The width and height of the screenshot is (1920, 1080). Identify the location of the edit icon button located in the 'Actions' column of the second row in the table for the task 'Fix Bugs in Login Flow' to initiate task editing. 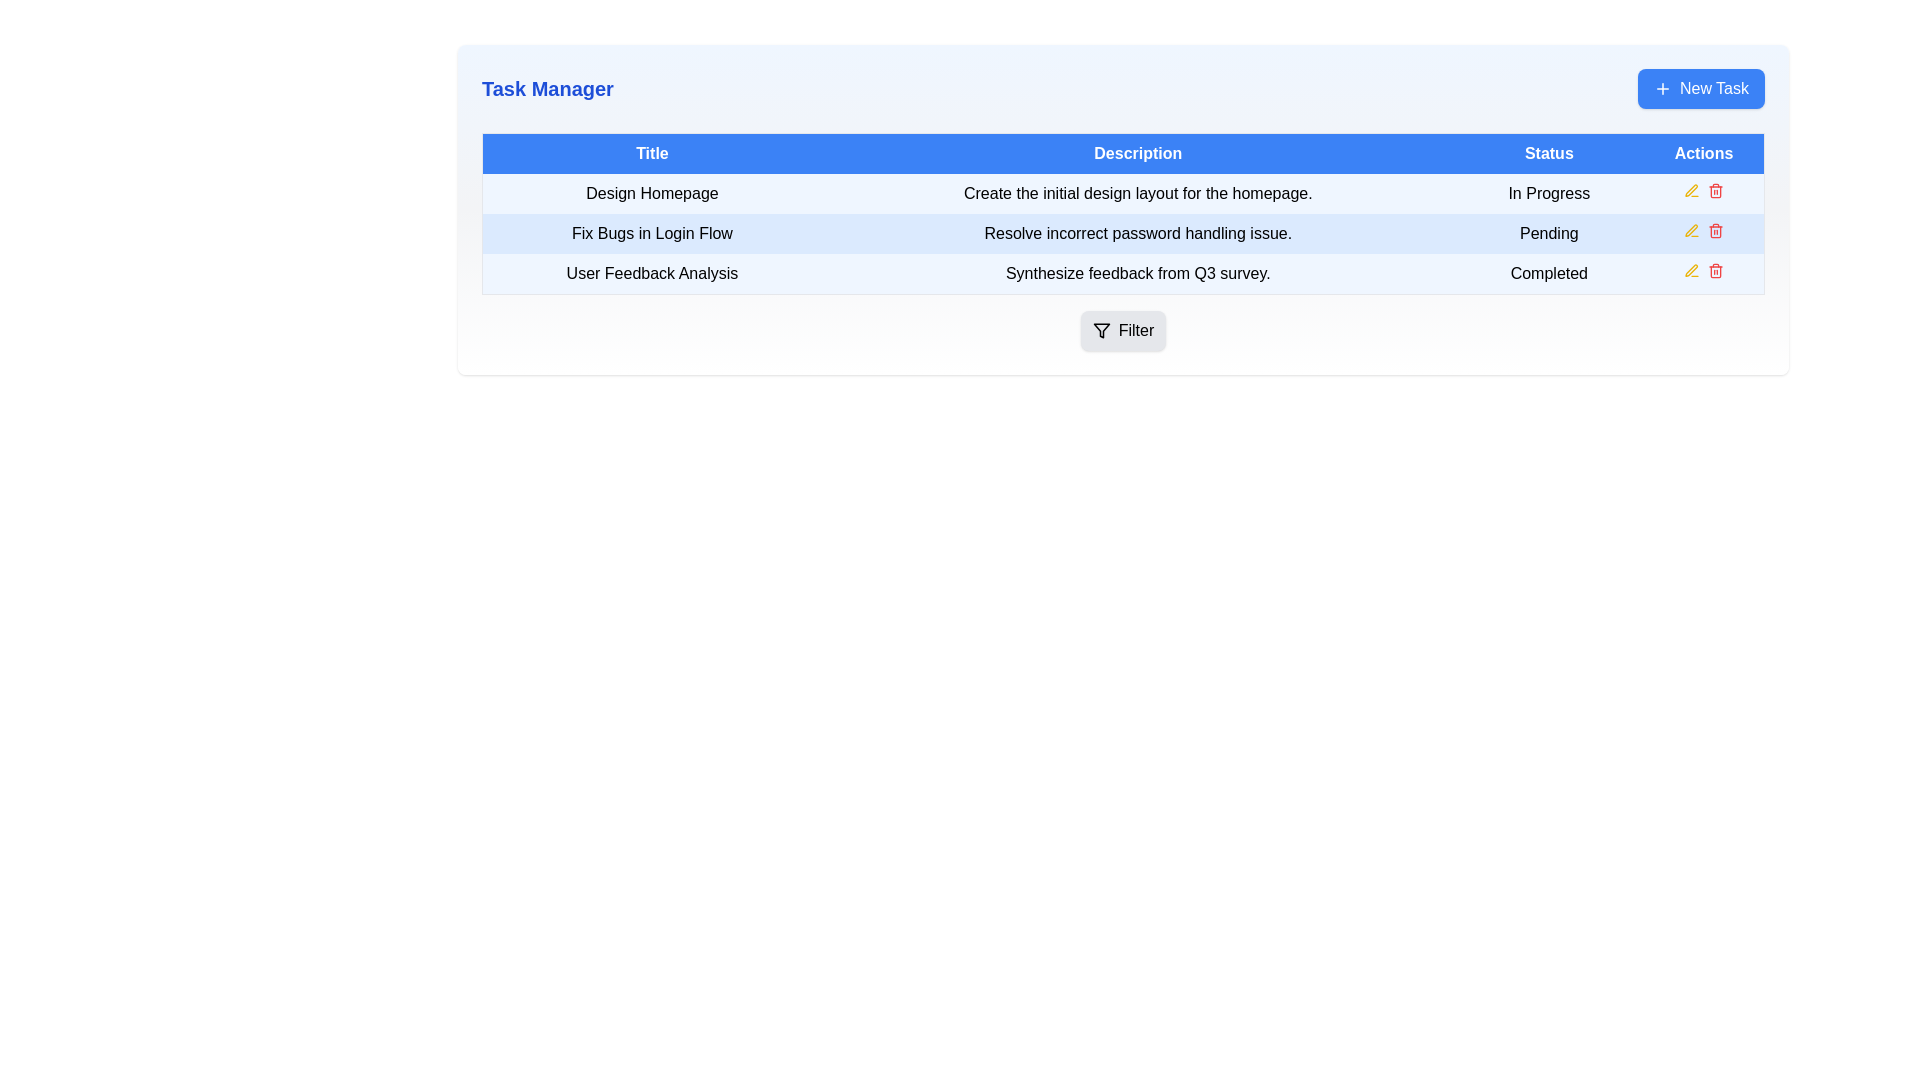
(1690, 229).